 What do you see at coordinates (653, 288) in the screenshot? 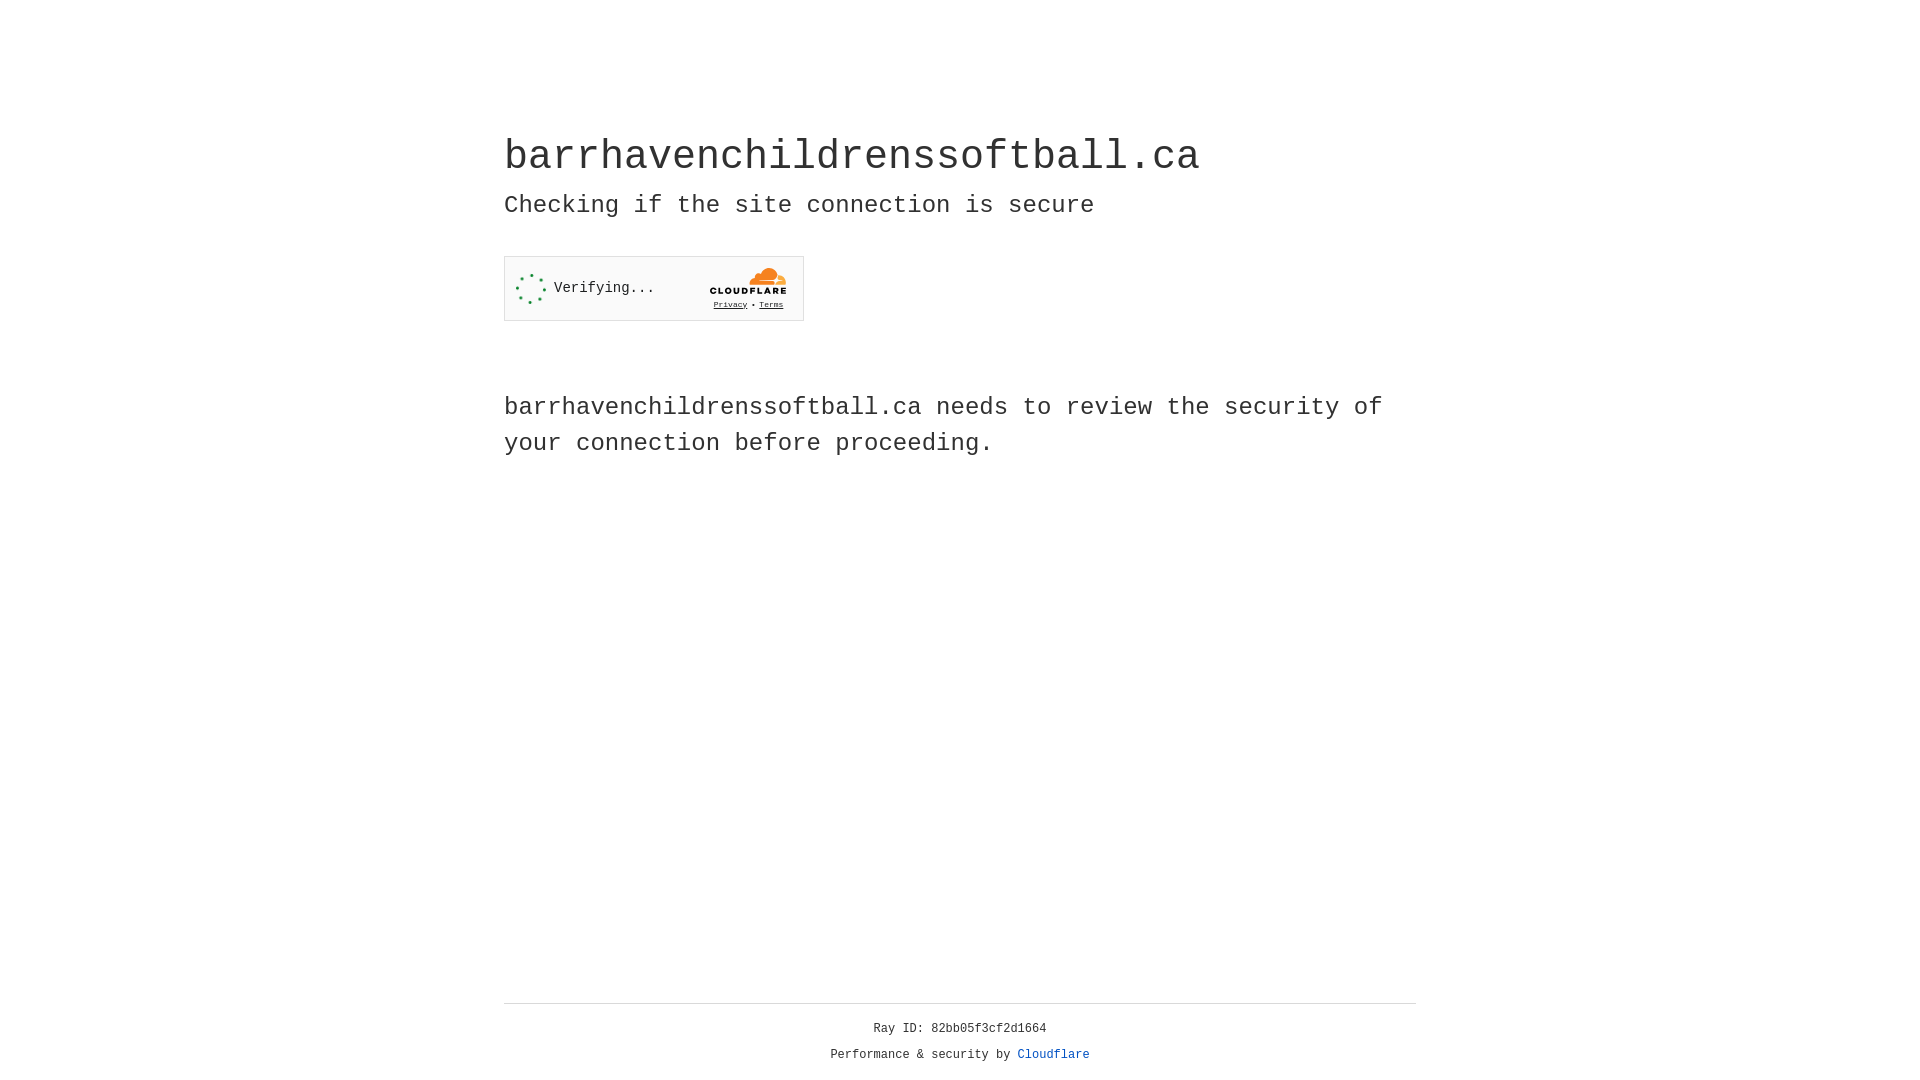
I see `'Widget containing a Cloudflare security challenge'` at bounding box center [653, 288].